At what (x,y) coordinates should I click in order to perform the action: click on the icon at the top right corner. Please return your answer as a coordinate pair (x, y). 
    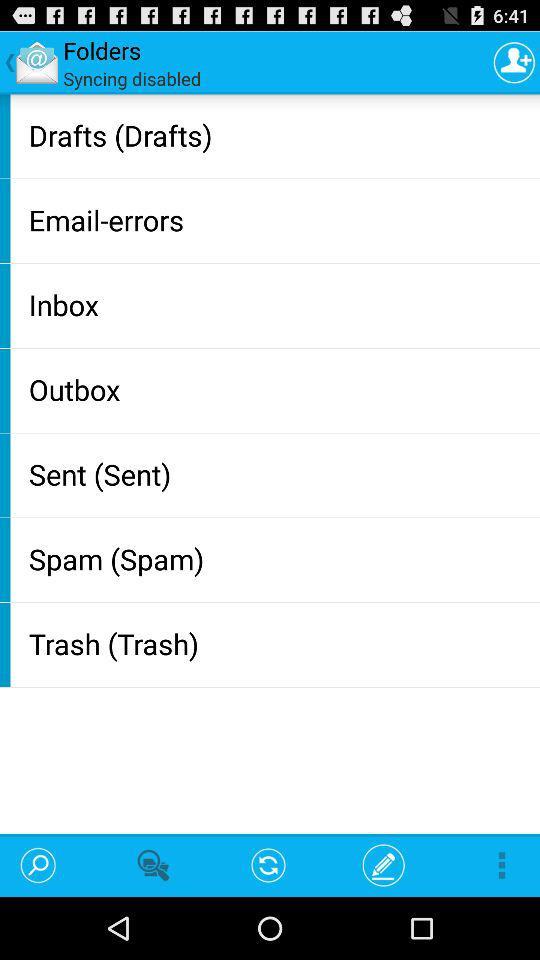
    Looking at the image, I should click on (514, 62).